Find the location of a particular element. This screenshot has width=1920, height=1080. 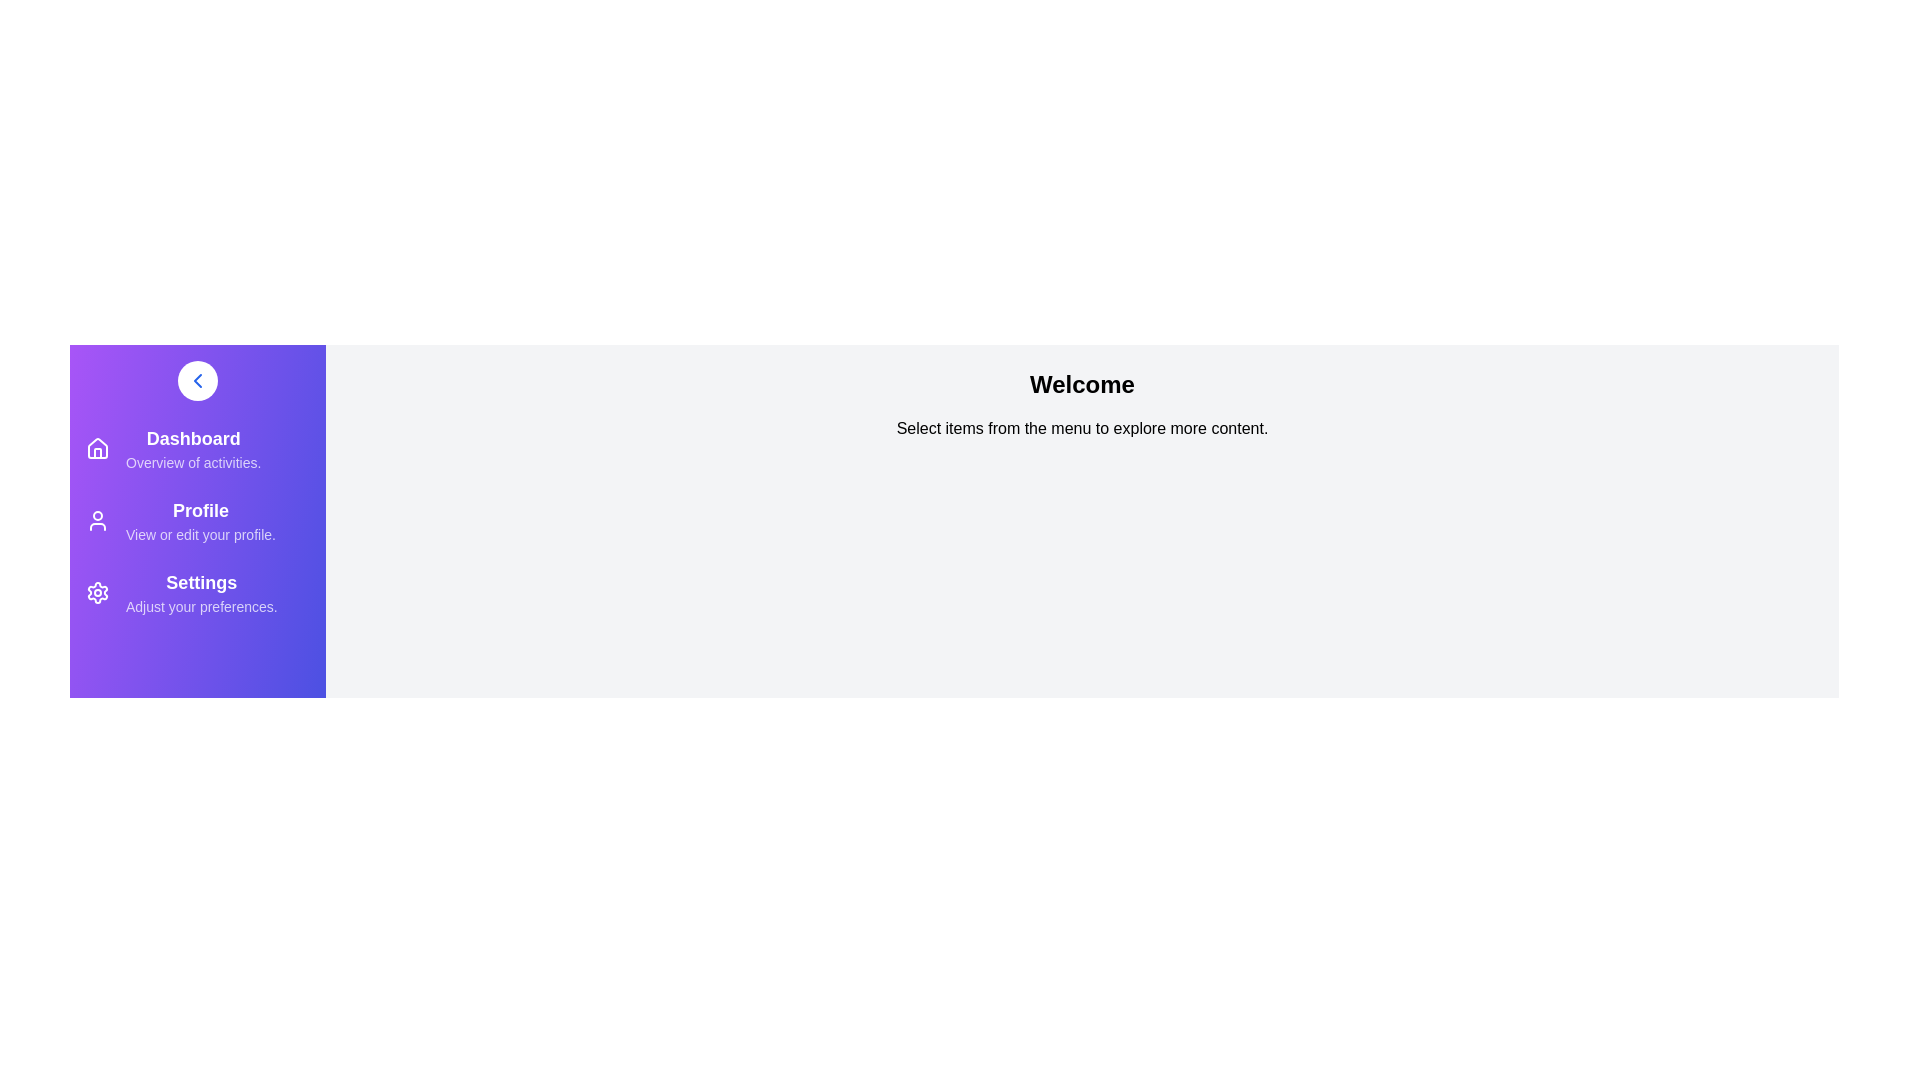

the menu item Dashboard to view its hover effects is located at coordinates (96, 447).